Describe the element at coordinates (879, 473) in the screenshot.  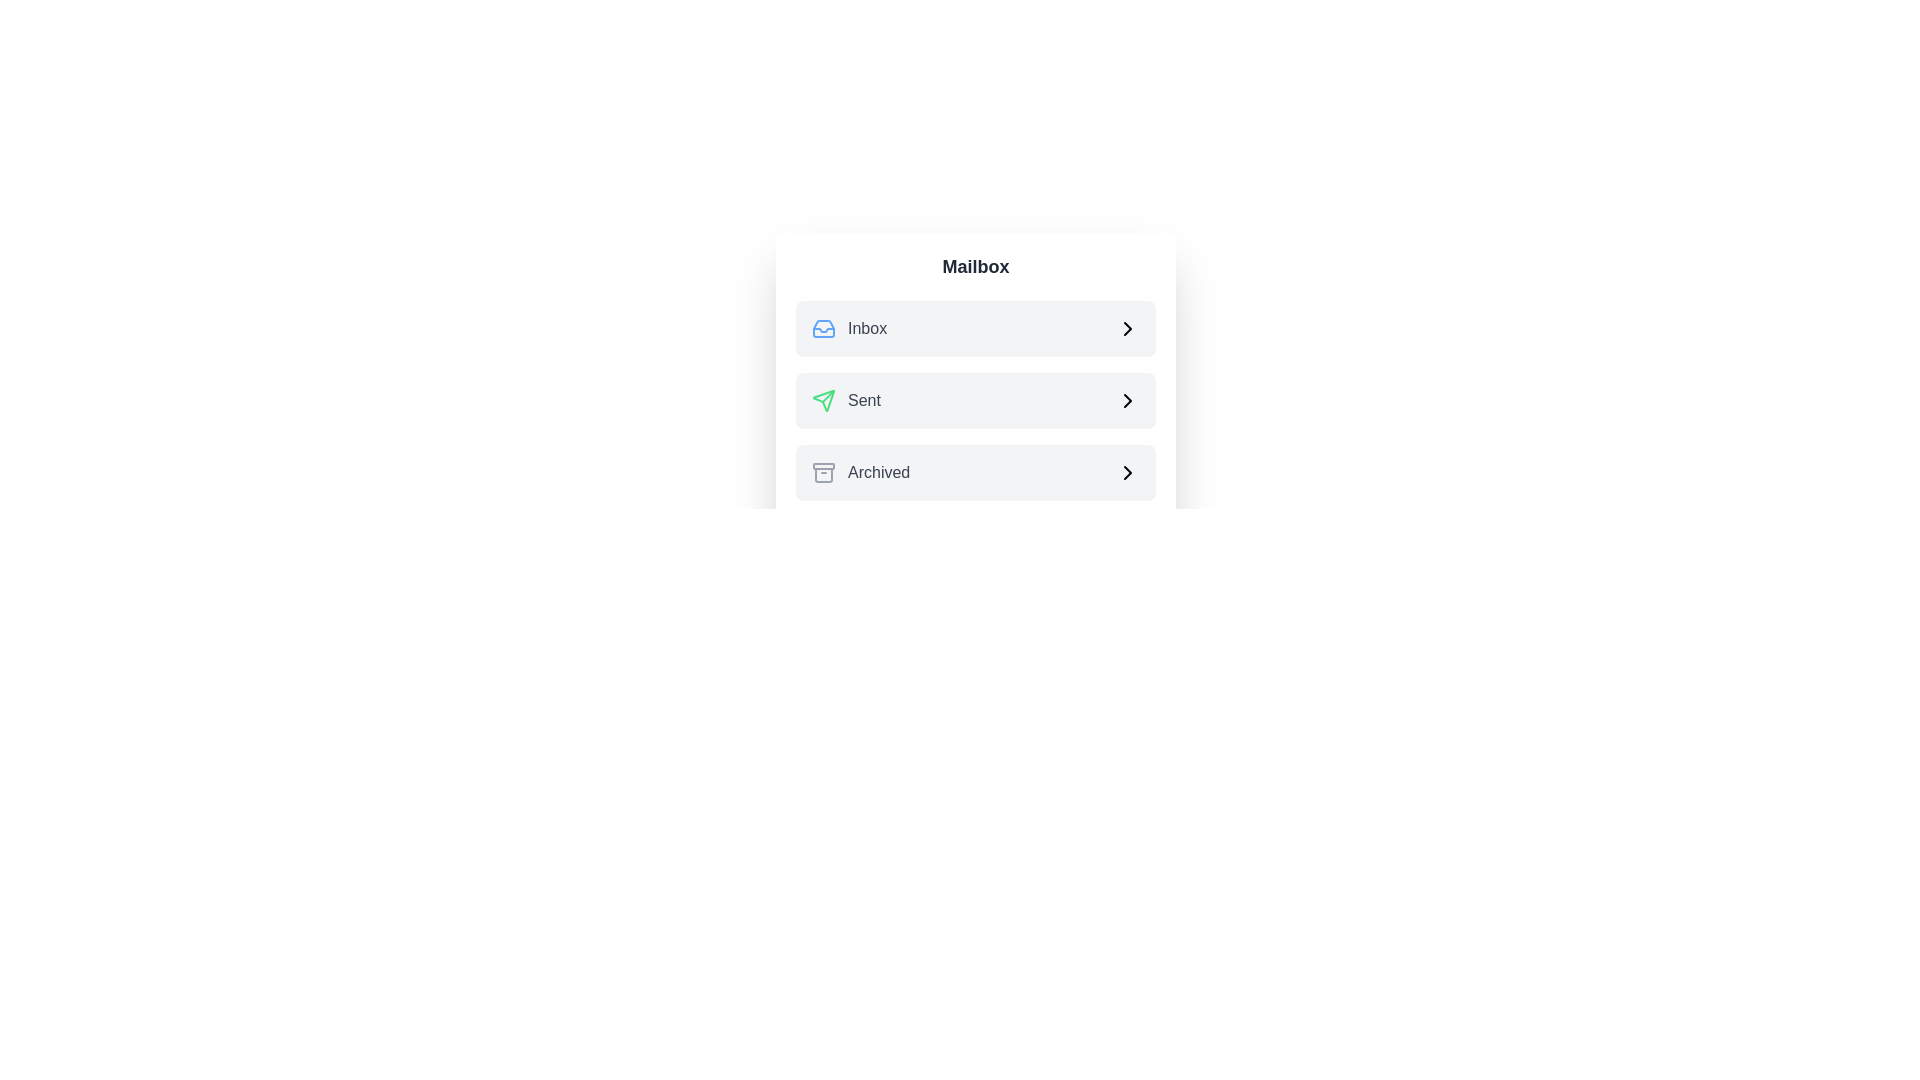
I see `the text label that serves as the third item in the vertically-stacked menu layout, specifically labeled for accessing archived items, located to the right of the archive icon` at that location.